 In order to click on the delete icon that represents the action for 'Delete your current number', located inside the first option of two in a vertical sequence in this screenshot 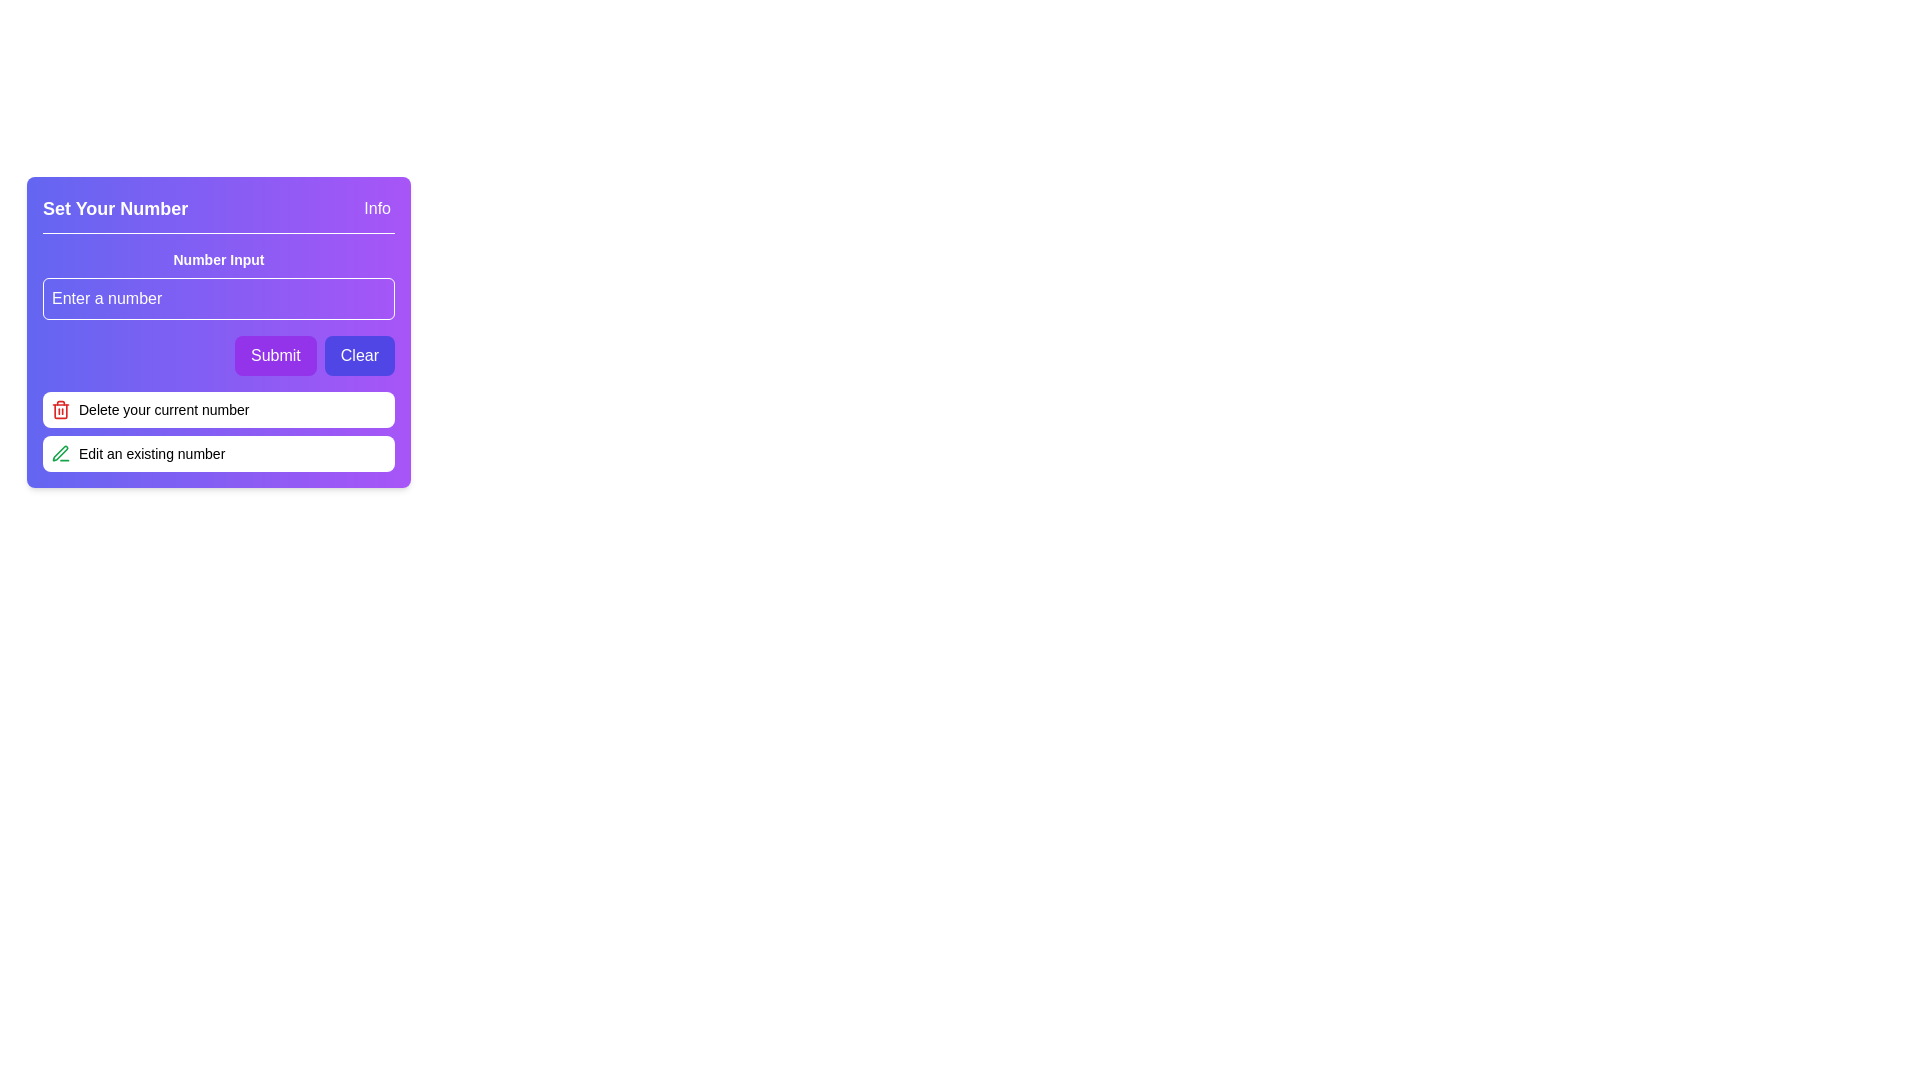, I will do `click(61, 408)`.